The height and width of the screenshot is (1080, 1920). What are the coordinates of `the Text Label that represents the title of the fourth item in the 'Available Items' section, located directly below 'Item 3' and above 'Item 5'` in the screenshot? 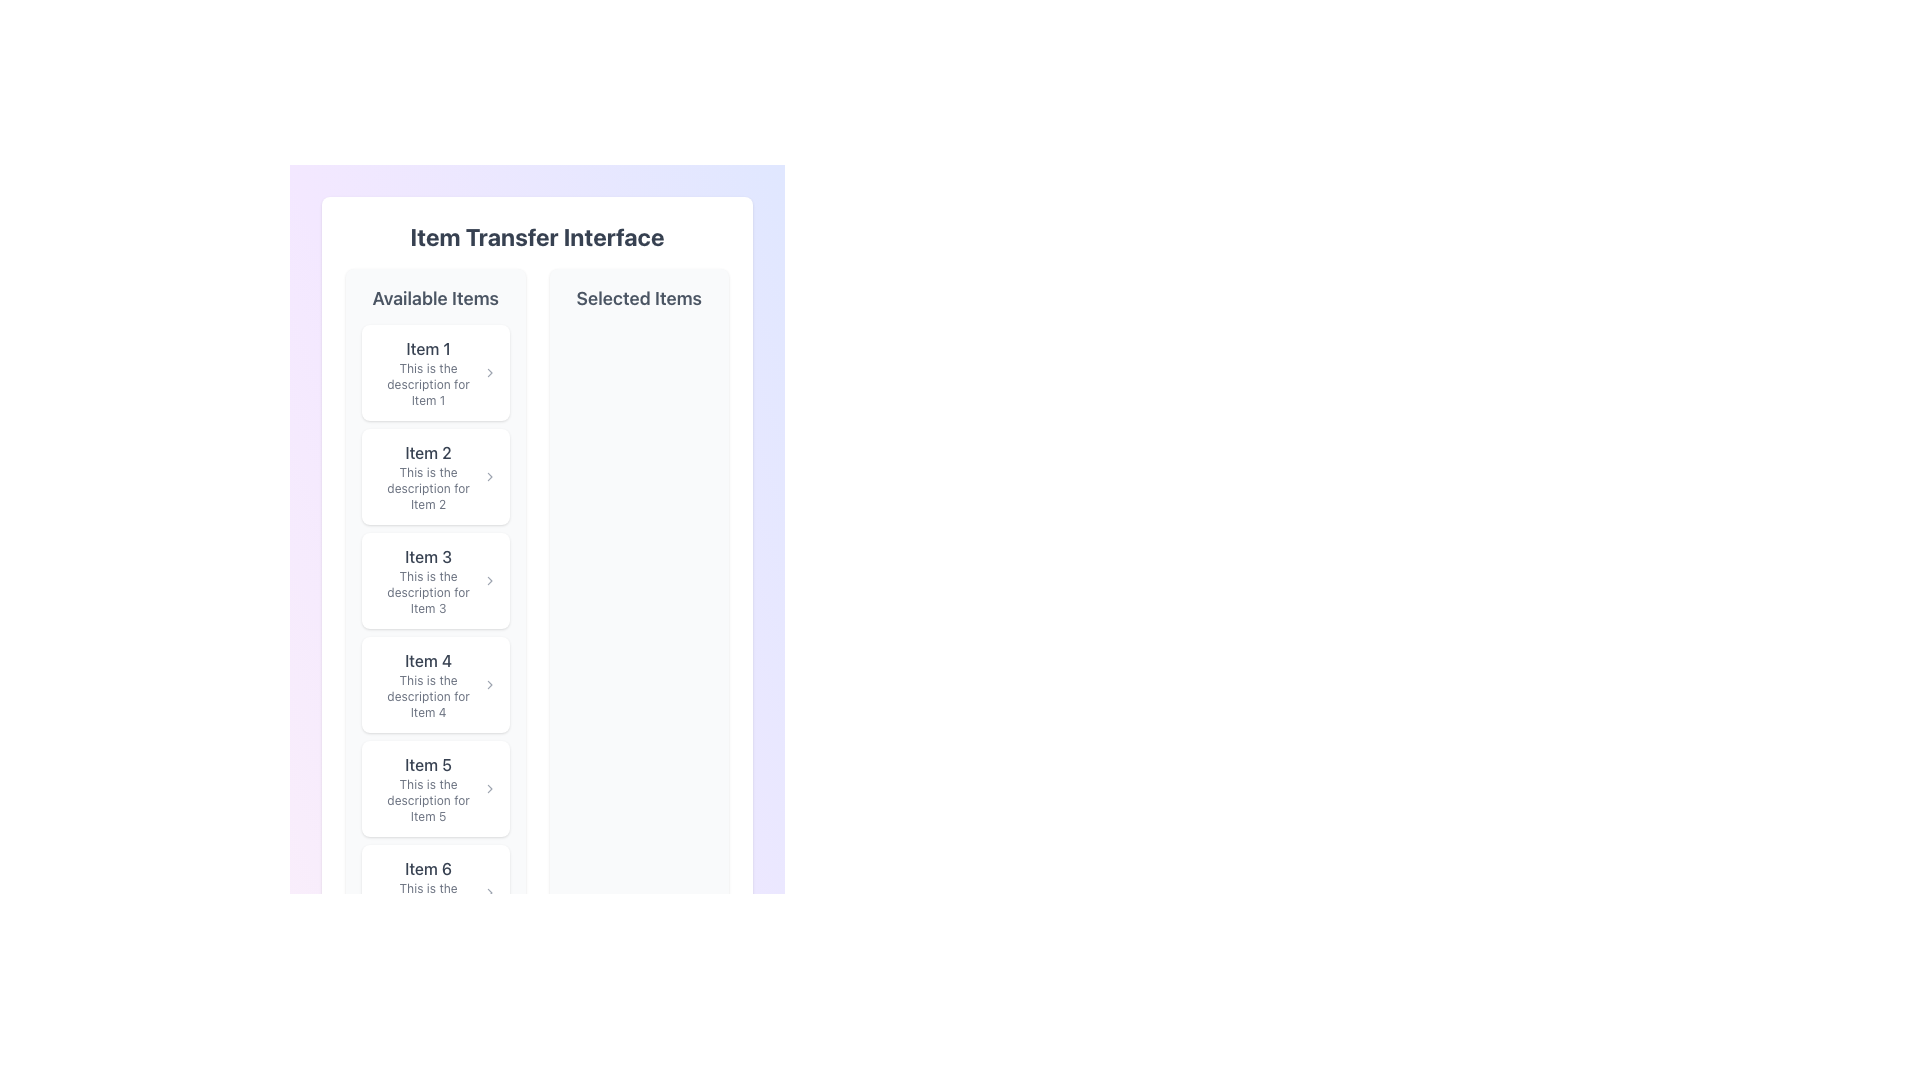 It's located at (427, 660).